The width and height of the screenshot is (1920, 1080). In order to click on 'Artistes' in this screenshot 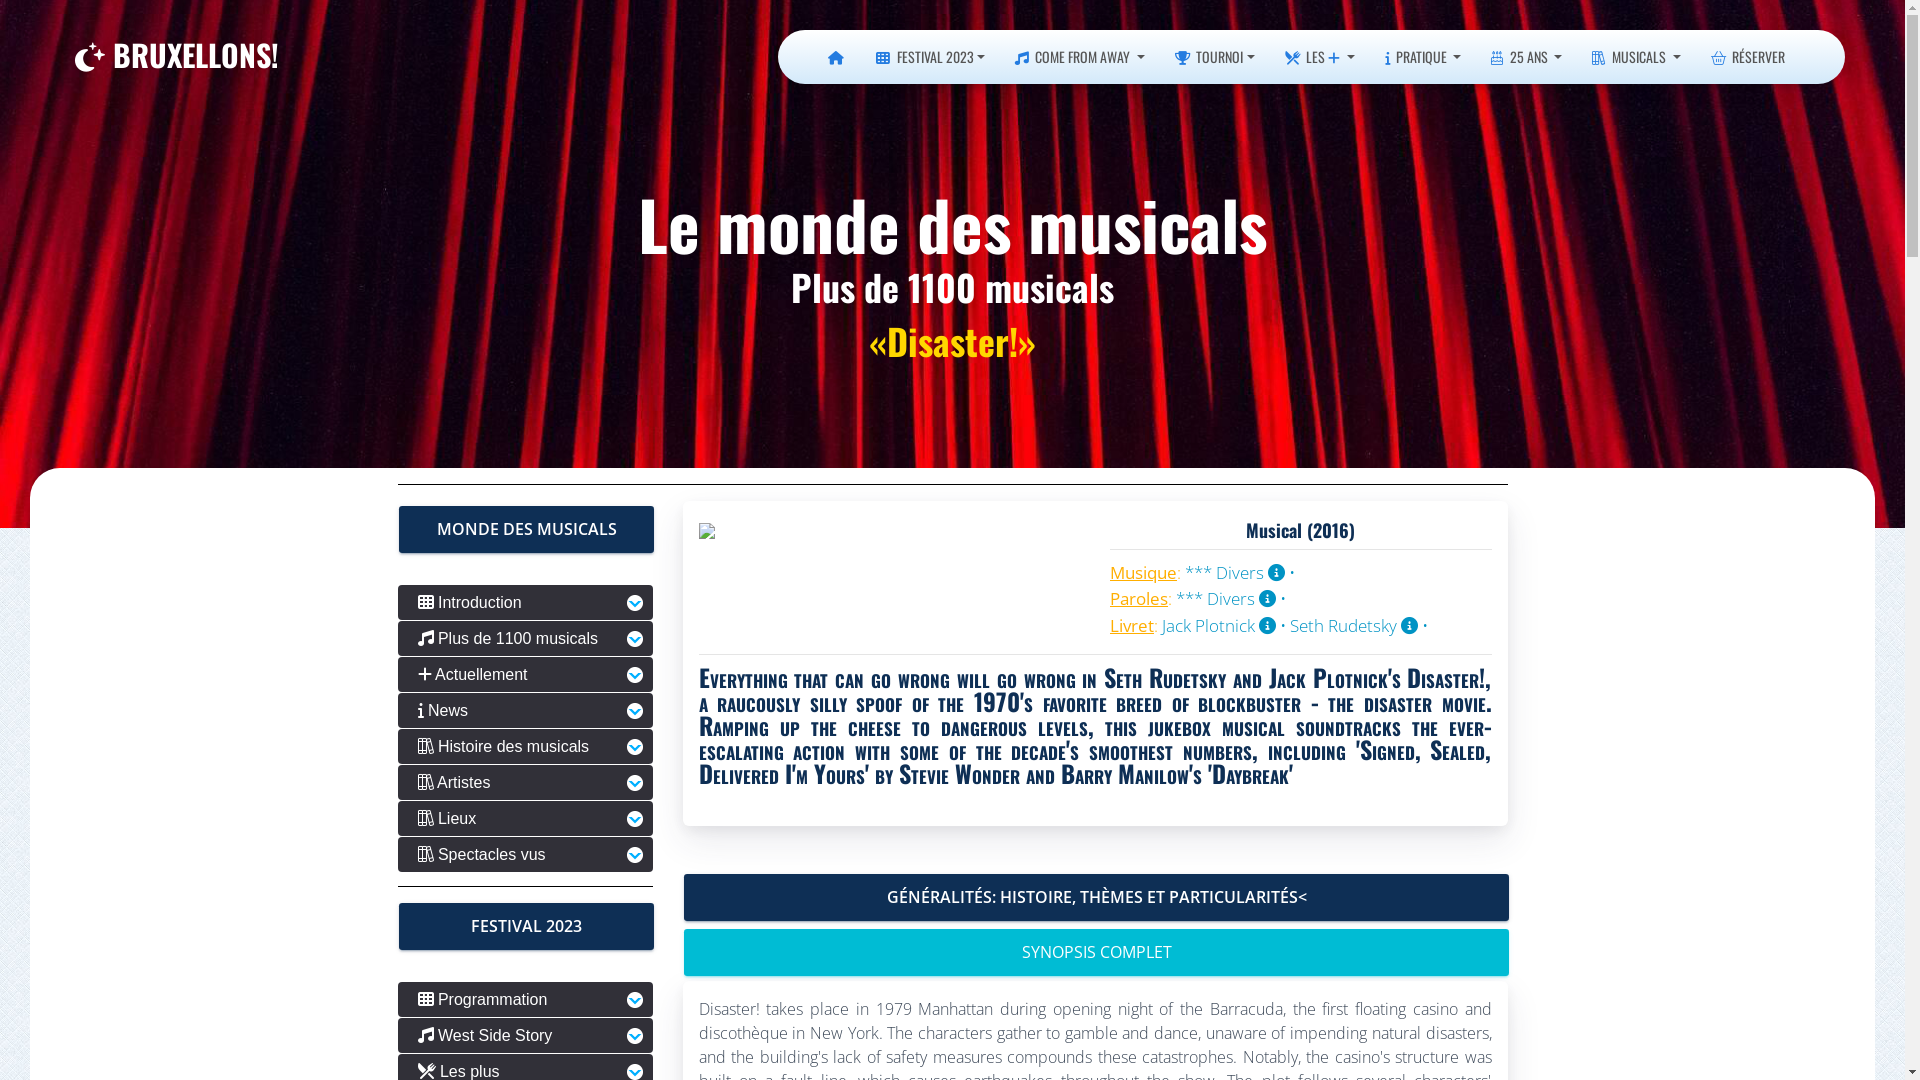, I will do `click(525, 781)`.